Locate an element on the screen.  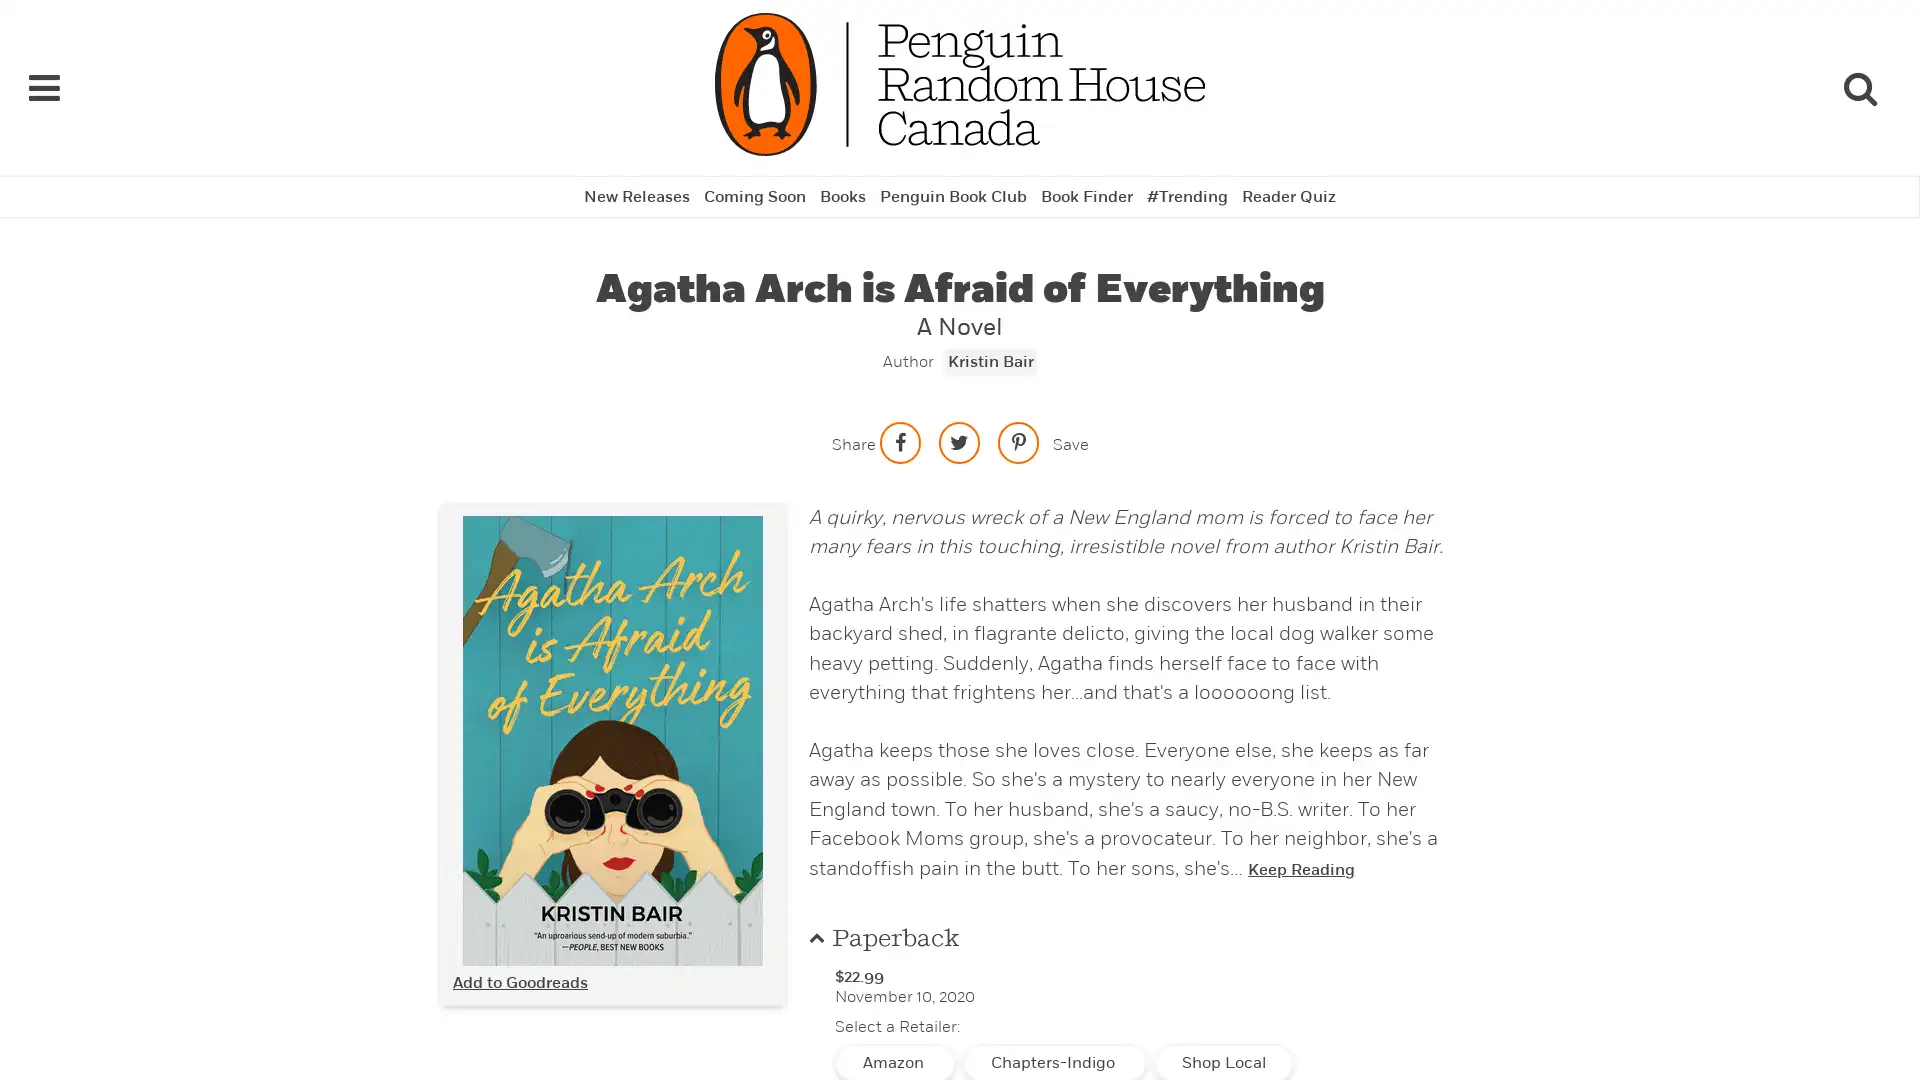
Navigation Links is located at coordinates (43, 53).